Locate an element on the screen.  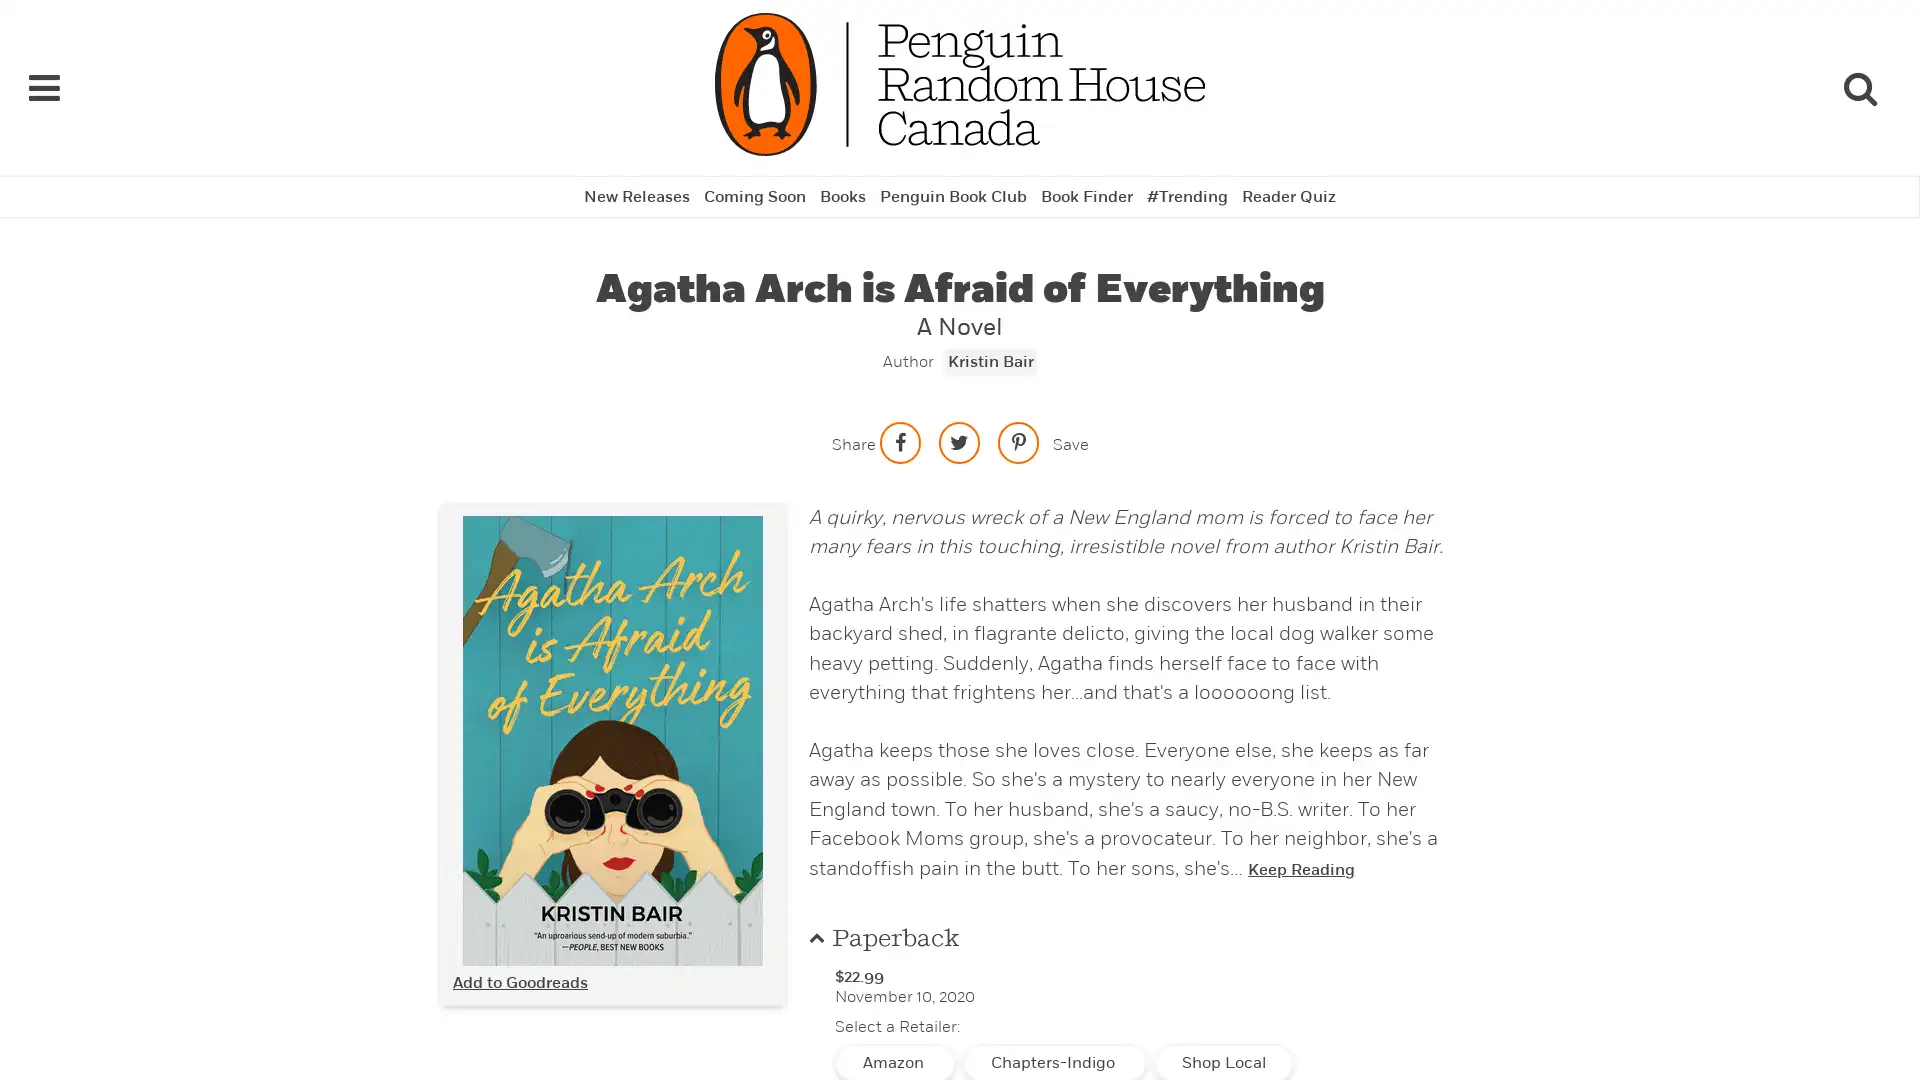
Navigation Links is located at coordinates (43, 53).